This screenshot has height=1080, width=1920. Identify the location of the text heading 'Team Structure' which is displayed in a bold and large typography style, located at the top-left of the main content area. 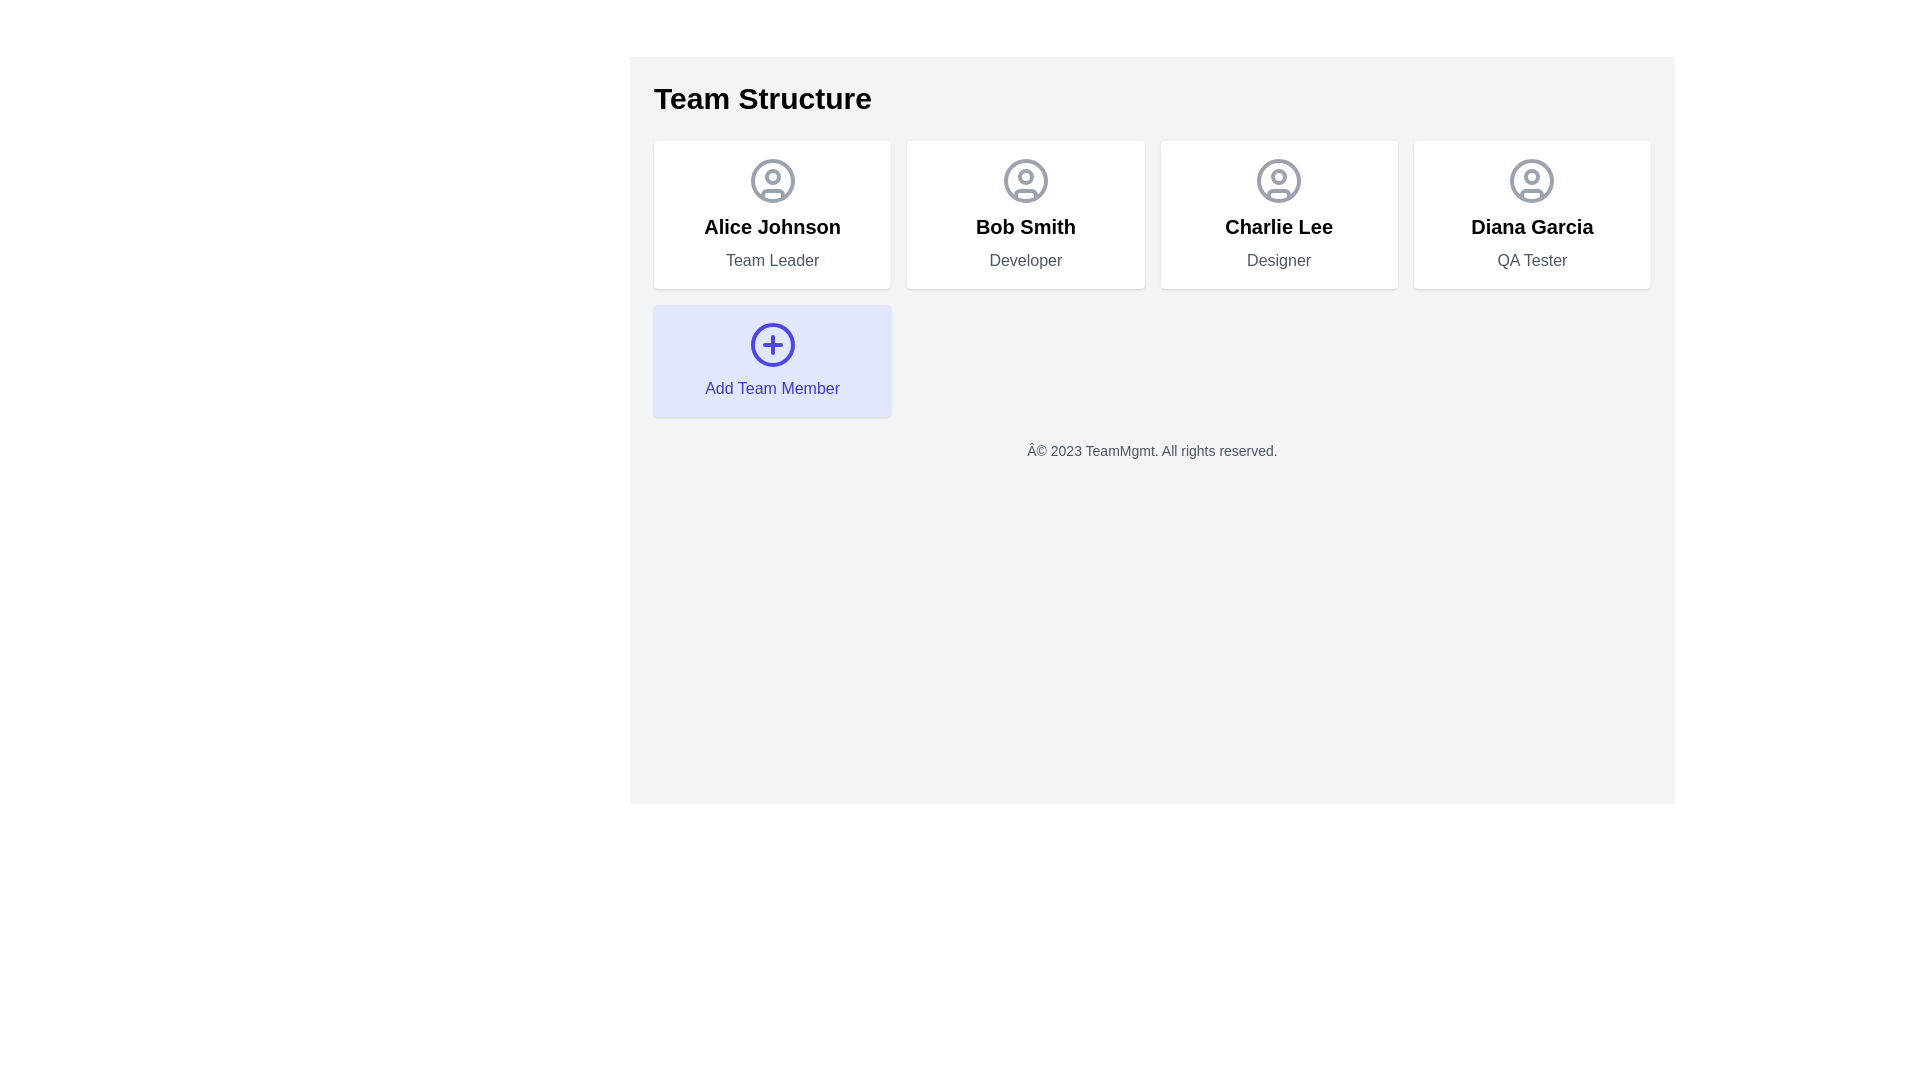
(762, 99).